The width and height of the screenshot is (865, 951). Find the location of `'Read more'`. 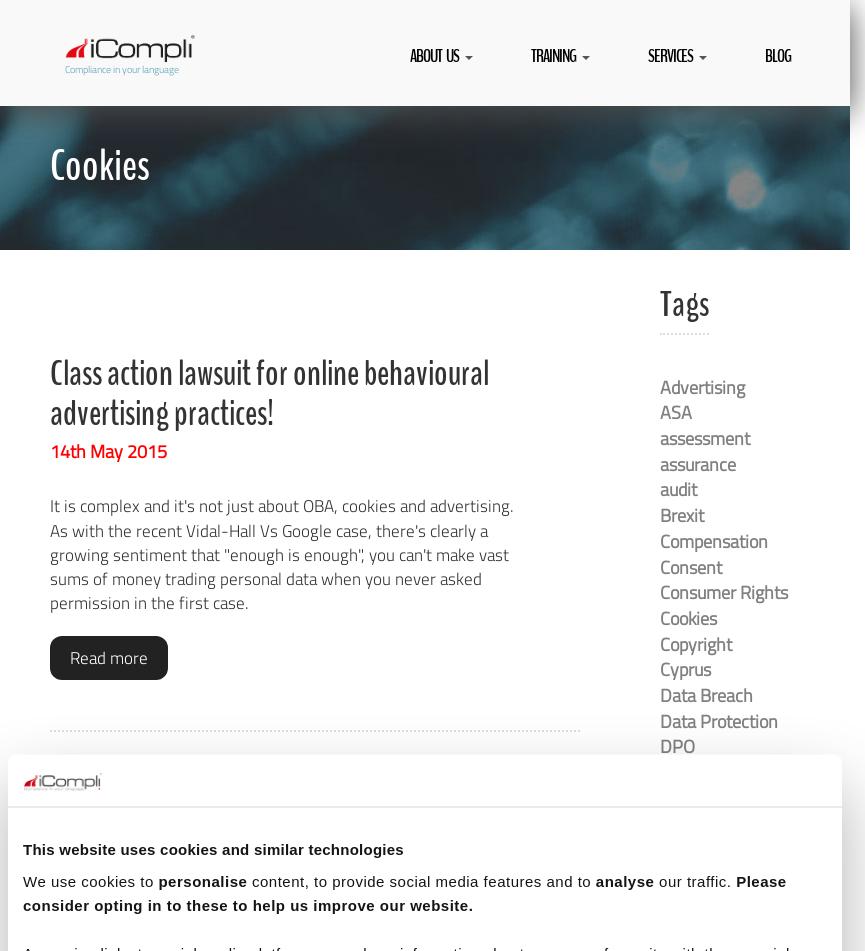

'Read more' is located at coordinates (108, 656).